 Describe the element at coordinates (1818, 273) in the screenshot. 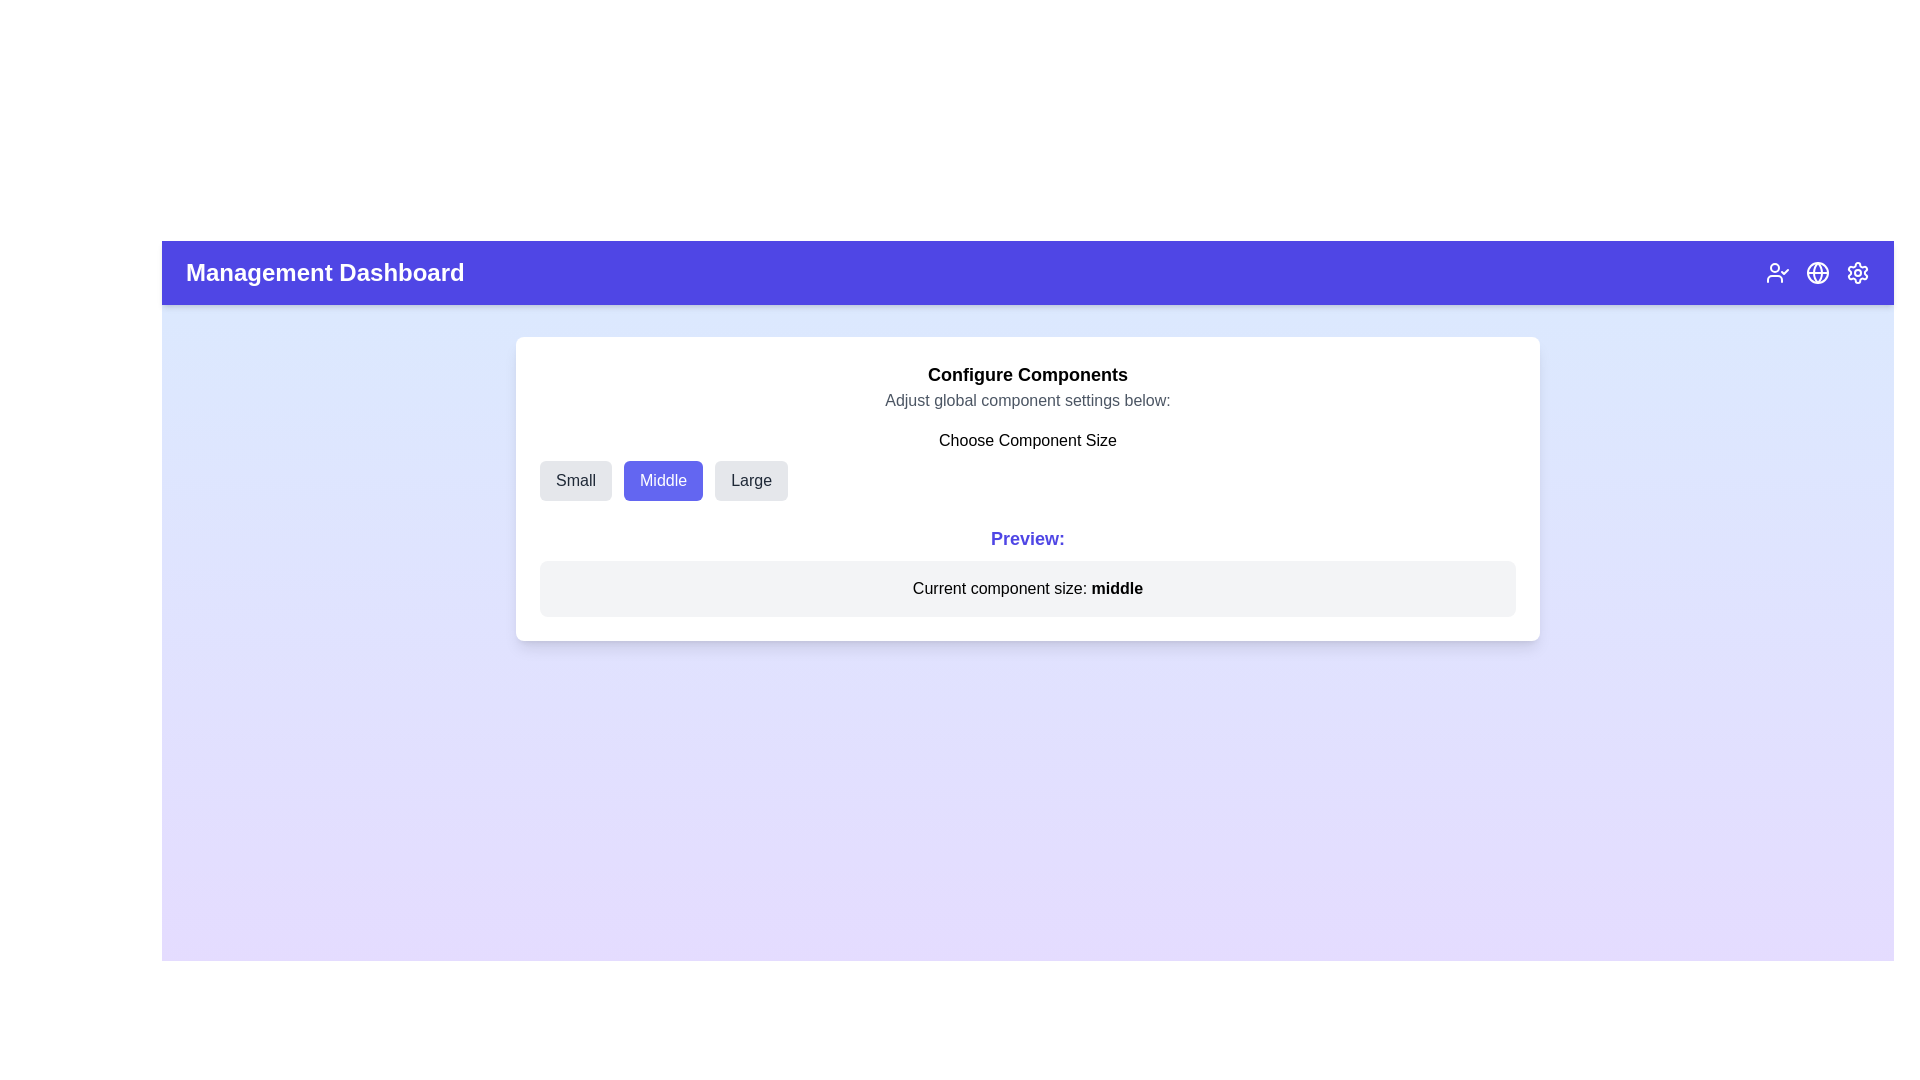

I see `the circular globe icon in the top-right corner of the header bar, which represents global settings or language options` at that location.